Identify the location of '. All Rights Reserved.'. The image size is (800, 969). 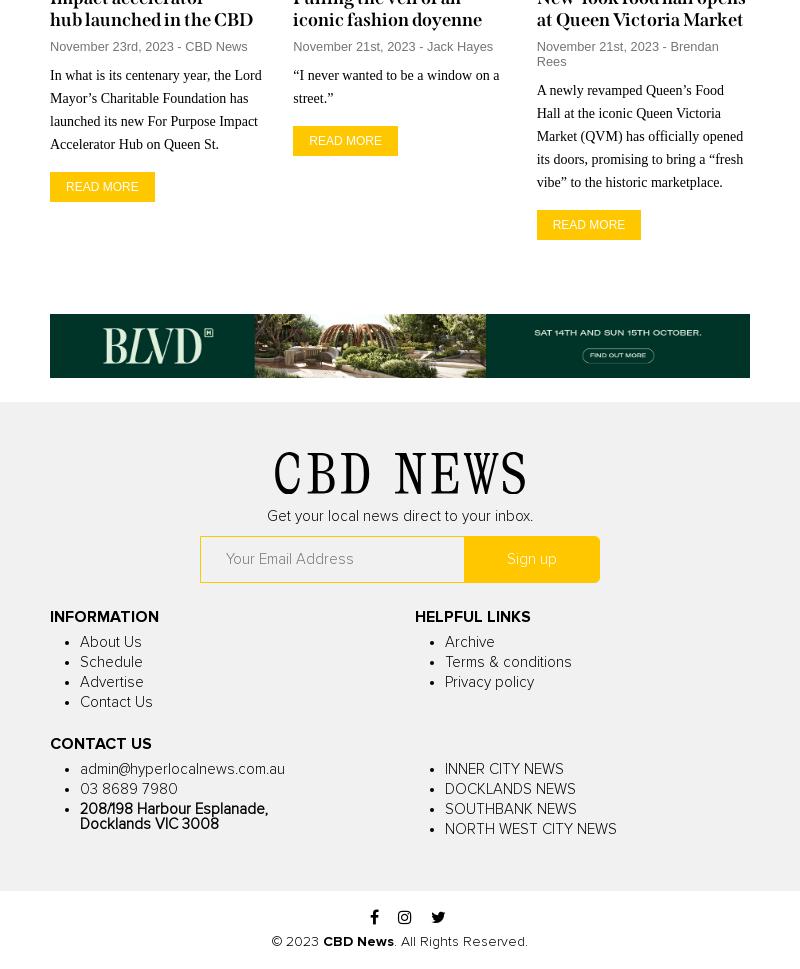
(460, 940).